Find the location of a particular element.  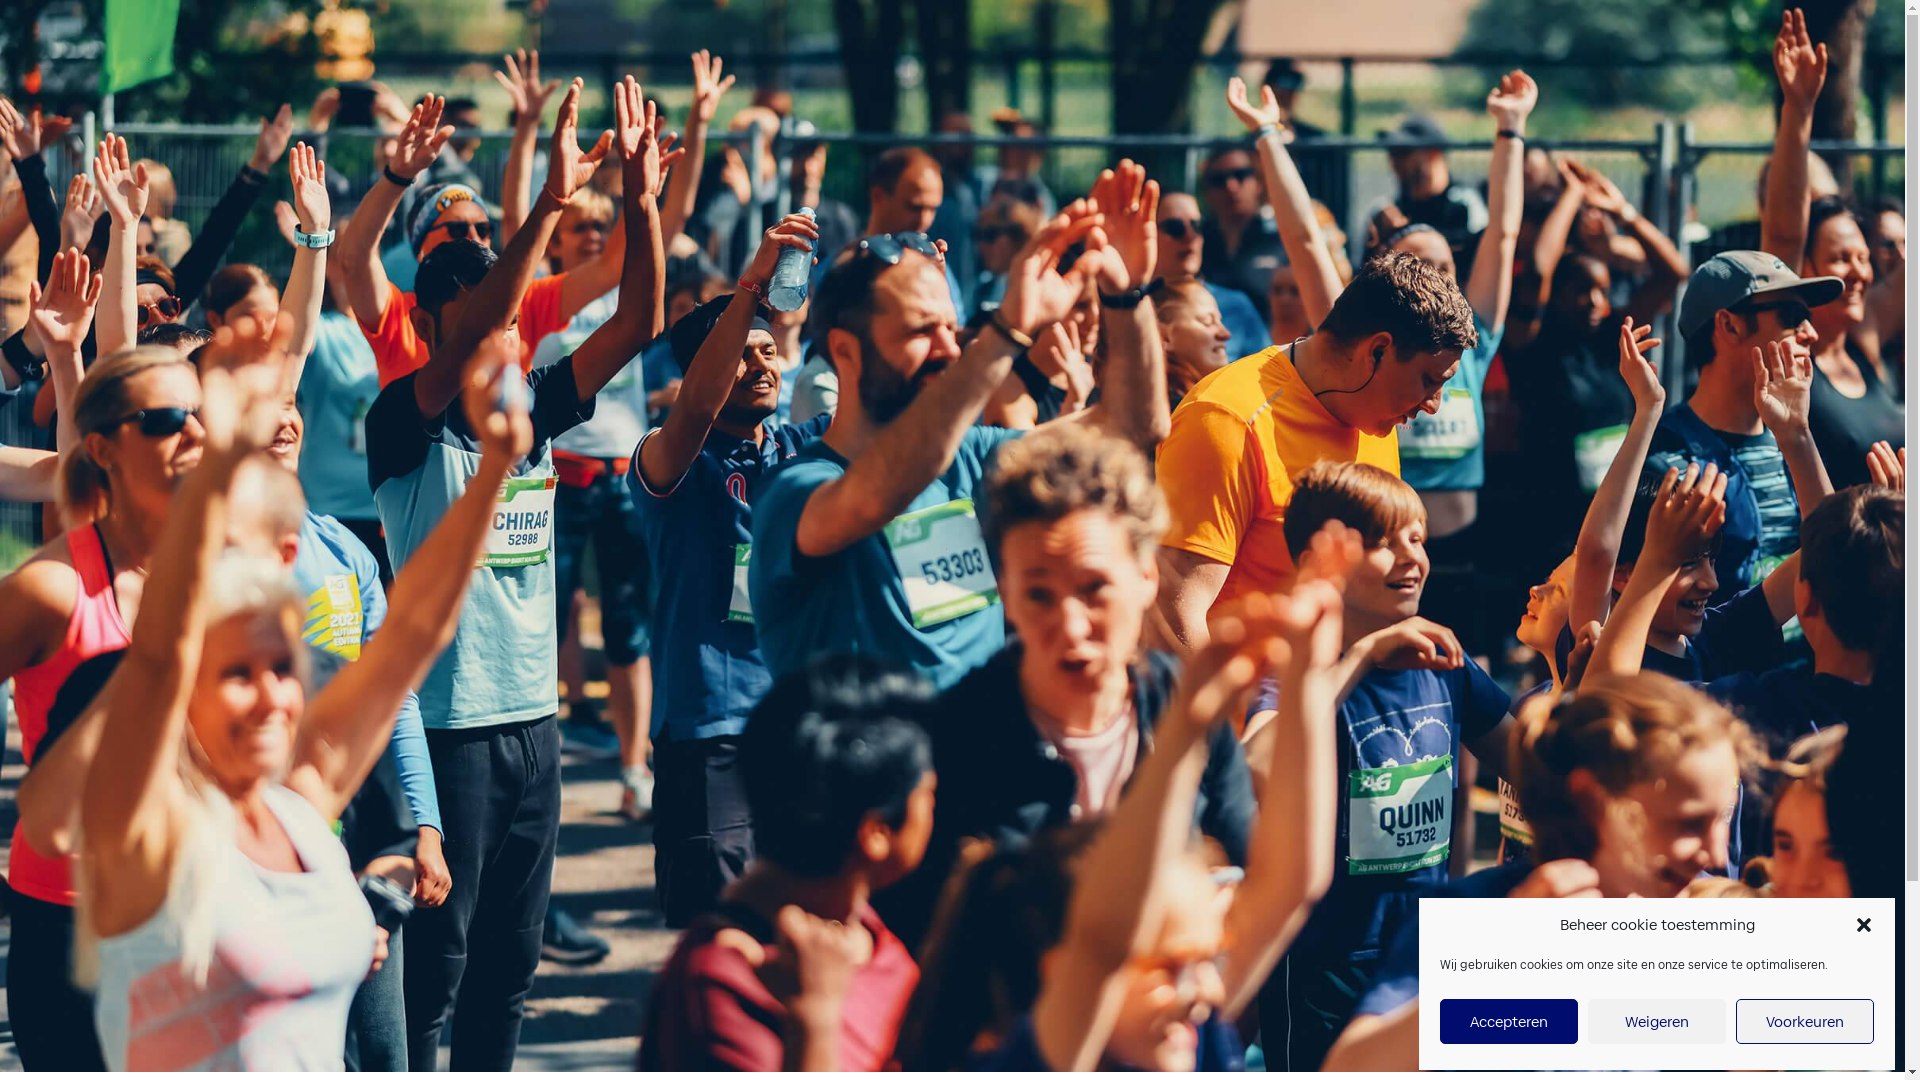

'Accepteren' is located at coordinates (1508, 1021).